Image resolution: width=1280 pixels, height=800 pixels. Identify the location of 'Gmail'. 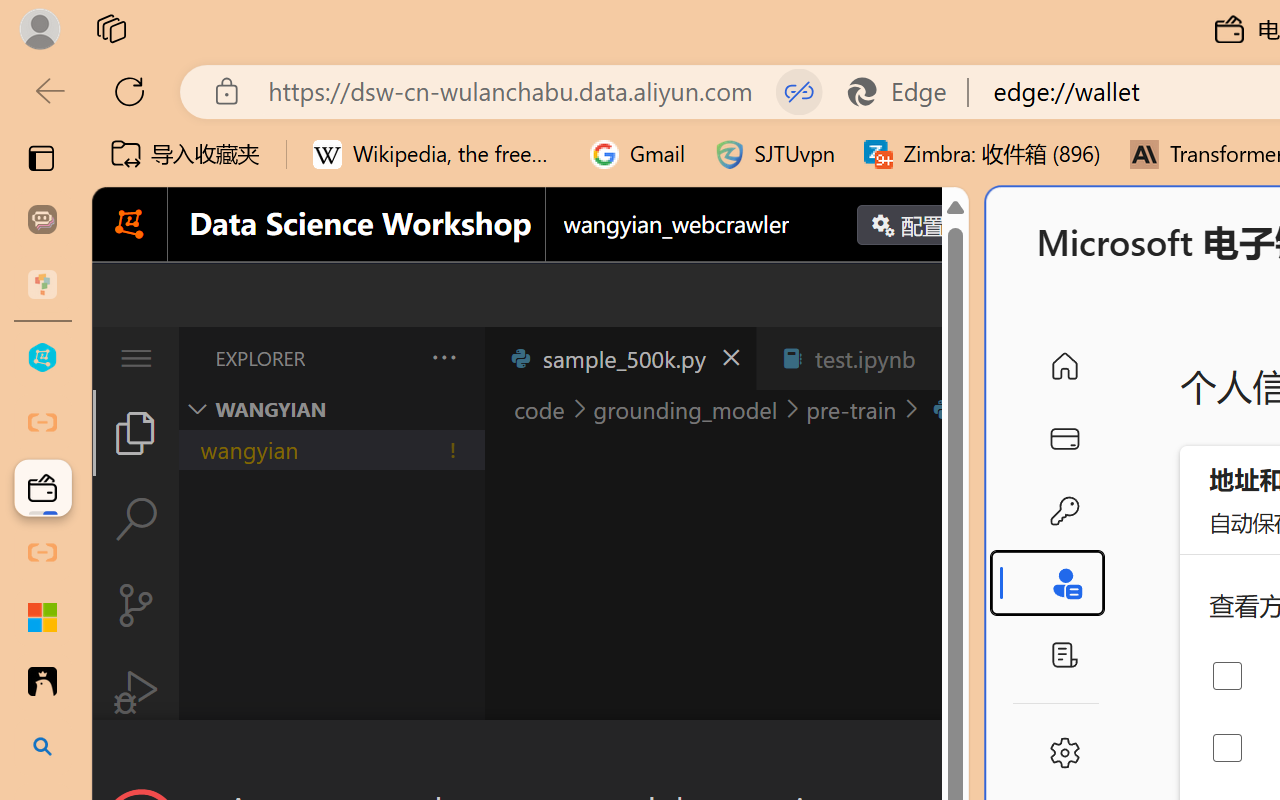
(637, 154).